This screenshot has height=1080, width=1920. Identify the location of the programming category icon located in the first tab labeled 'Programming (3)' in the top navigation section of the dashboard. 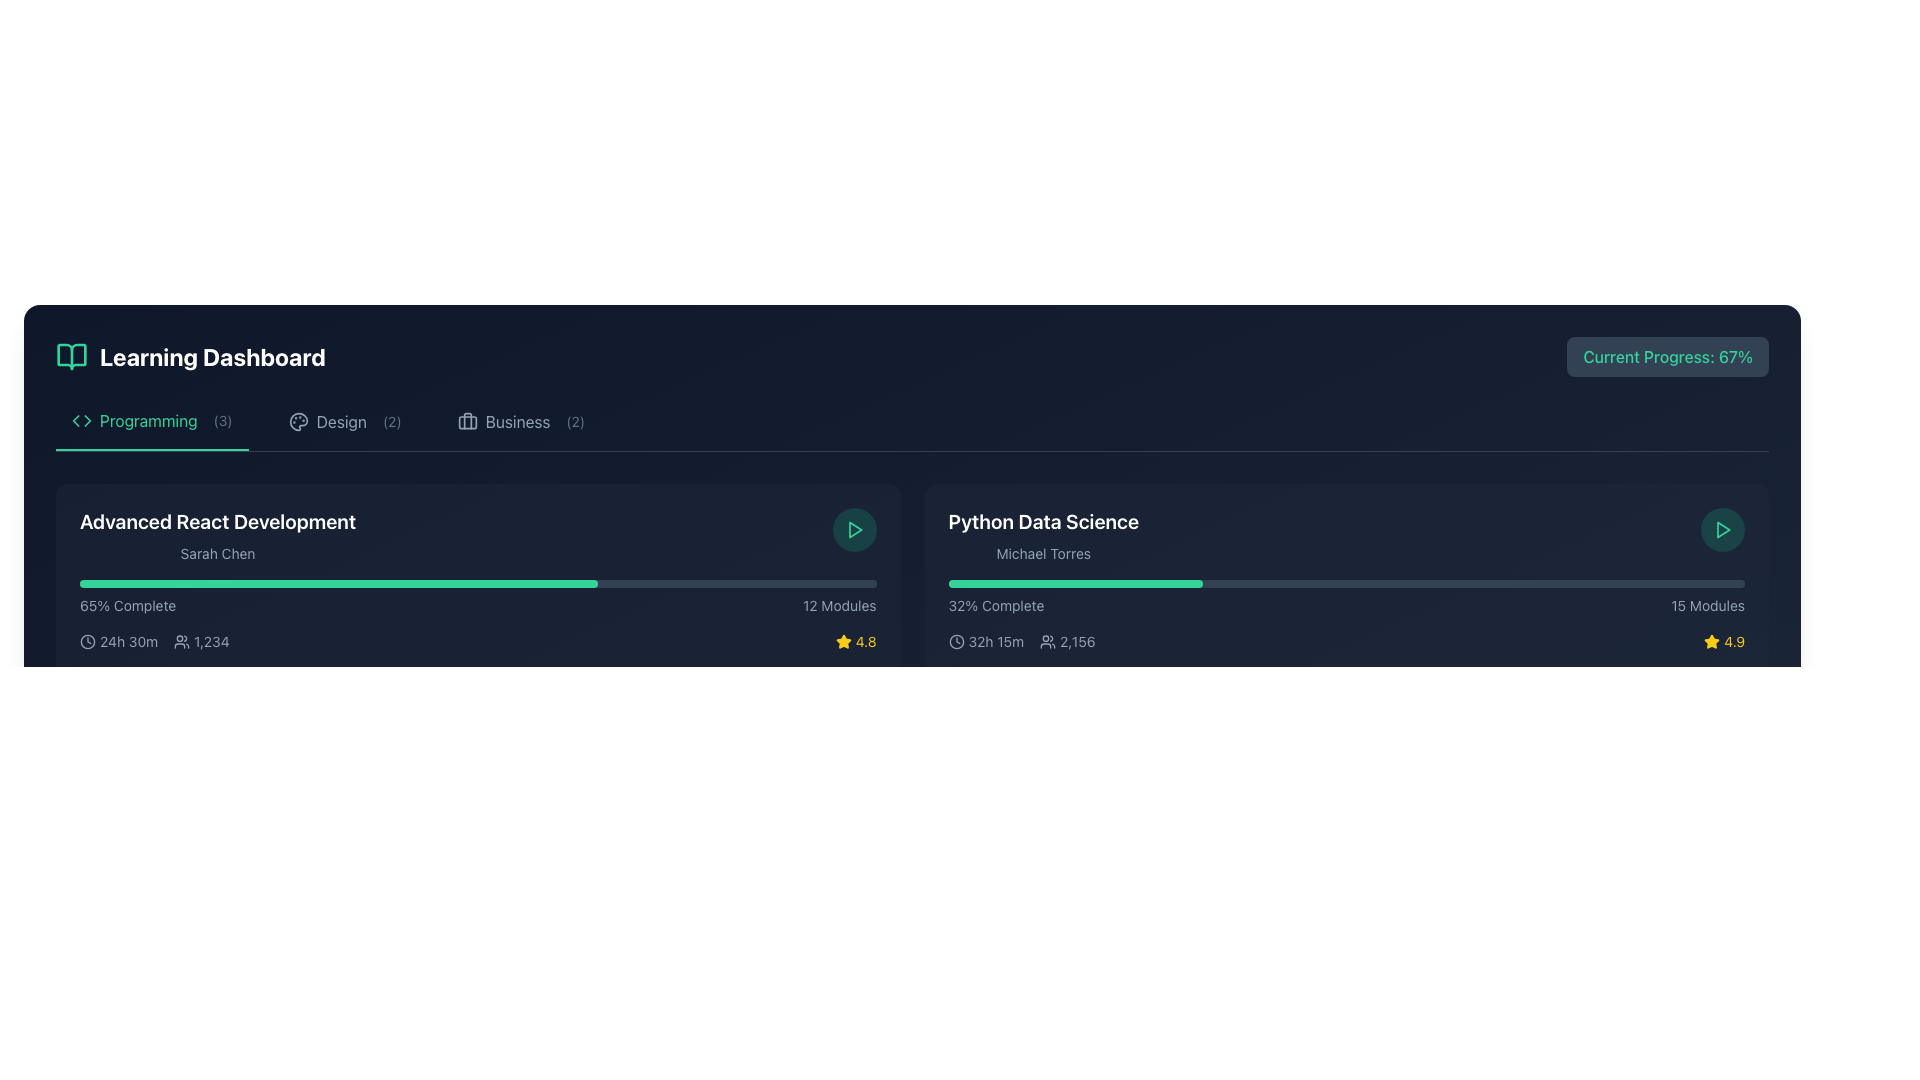
(80, 419).